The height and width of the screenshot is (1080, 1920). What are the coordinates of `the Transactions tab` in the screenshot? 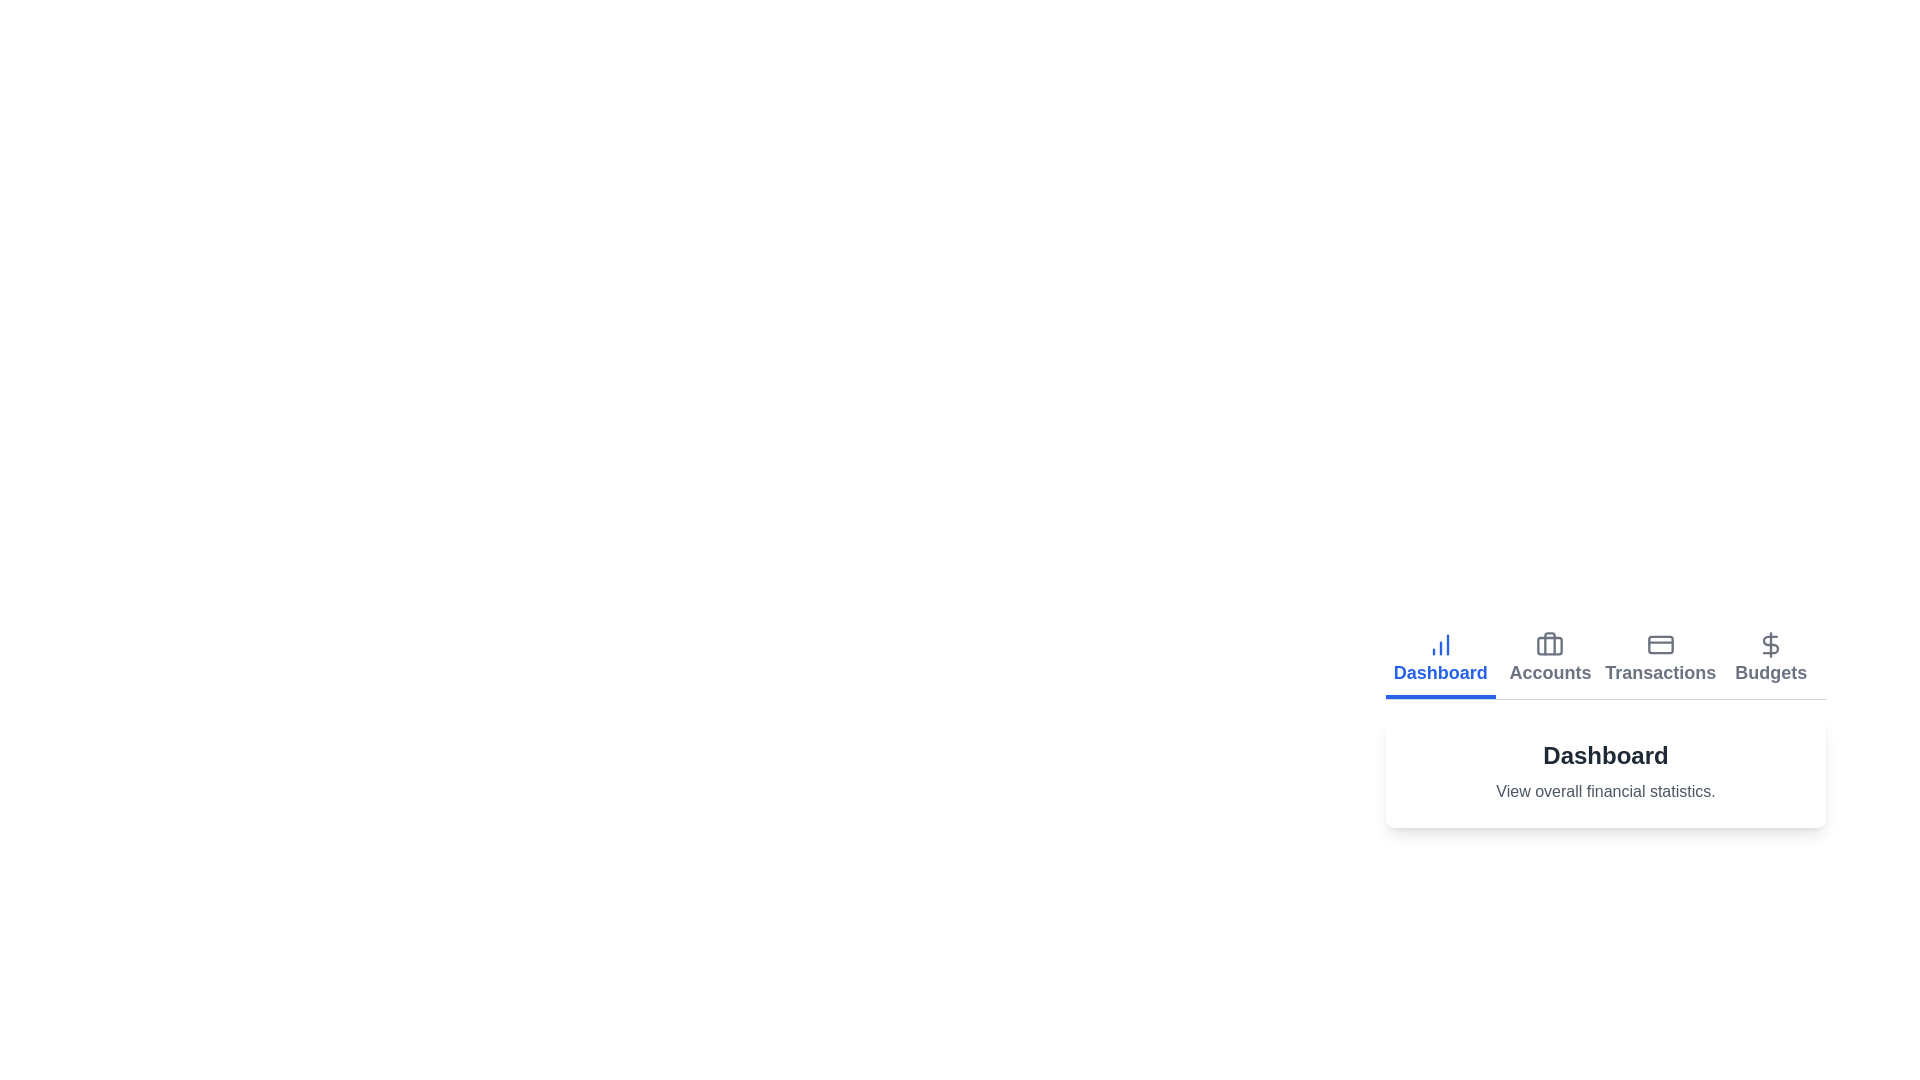 It's located at (1660, 660).